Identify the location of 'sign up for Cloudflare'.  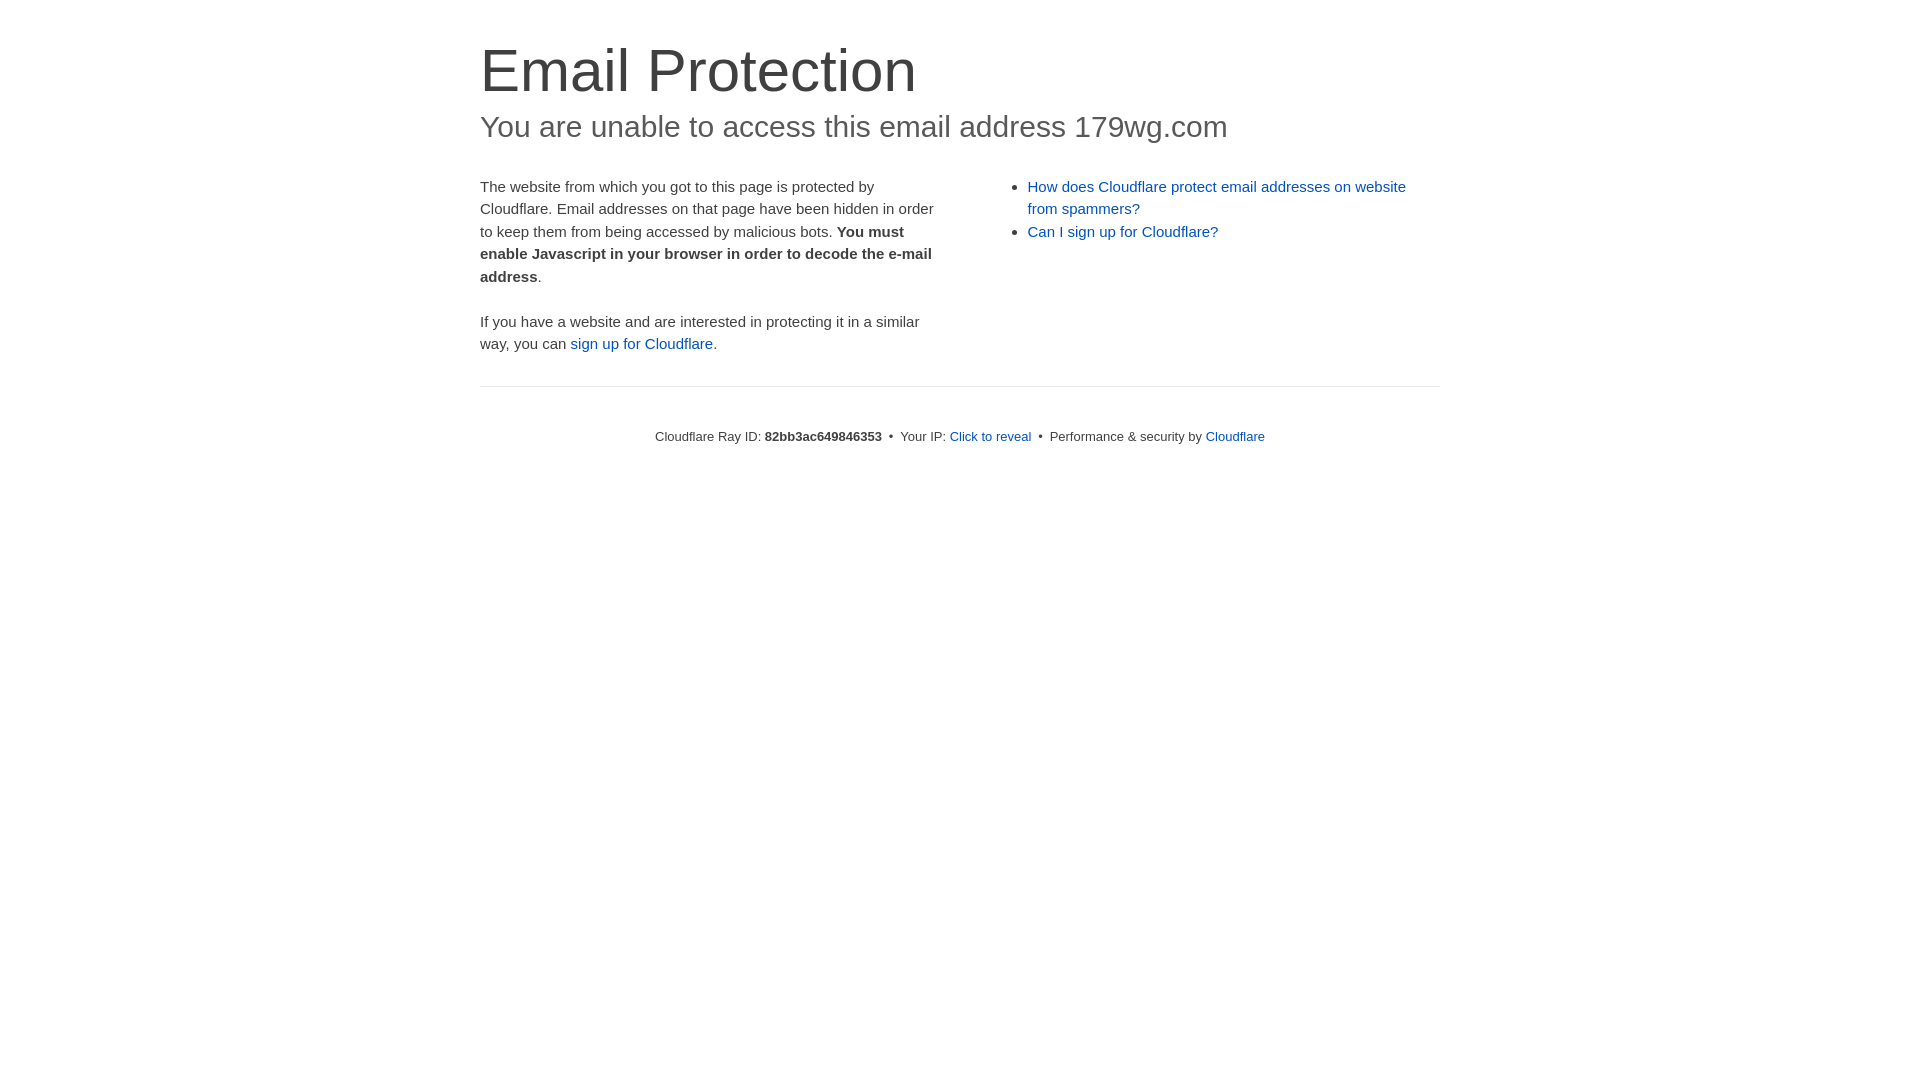
(642, 342).